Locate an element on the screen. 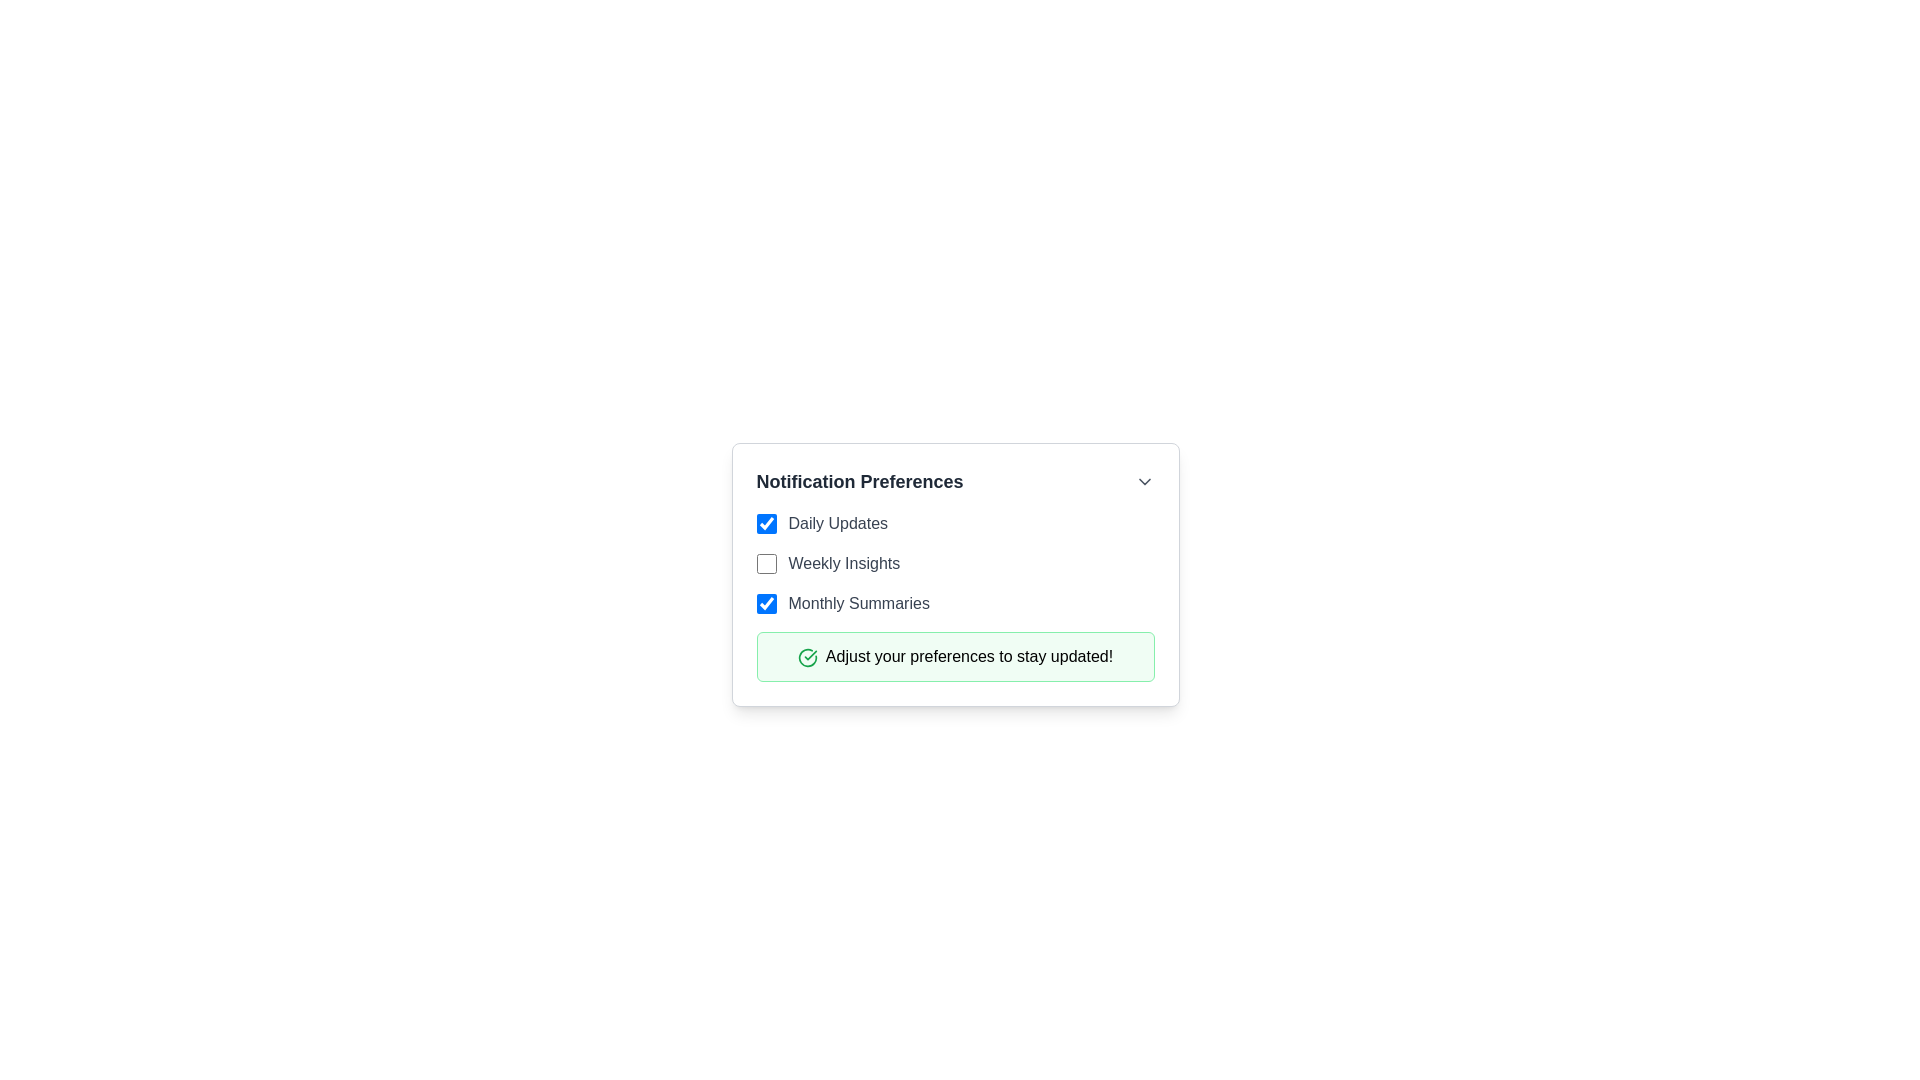  the selected checkbox marked with blue indicating a selected state, located next to 'Monthly Summaries' in the Notification Preferences section is located at coordinates (765, 603).